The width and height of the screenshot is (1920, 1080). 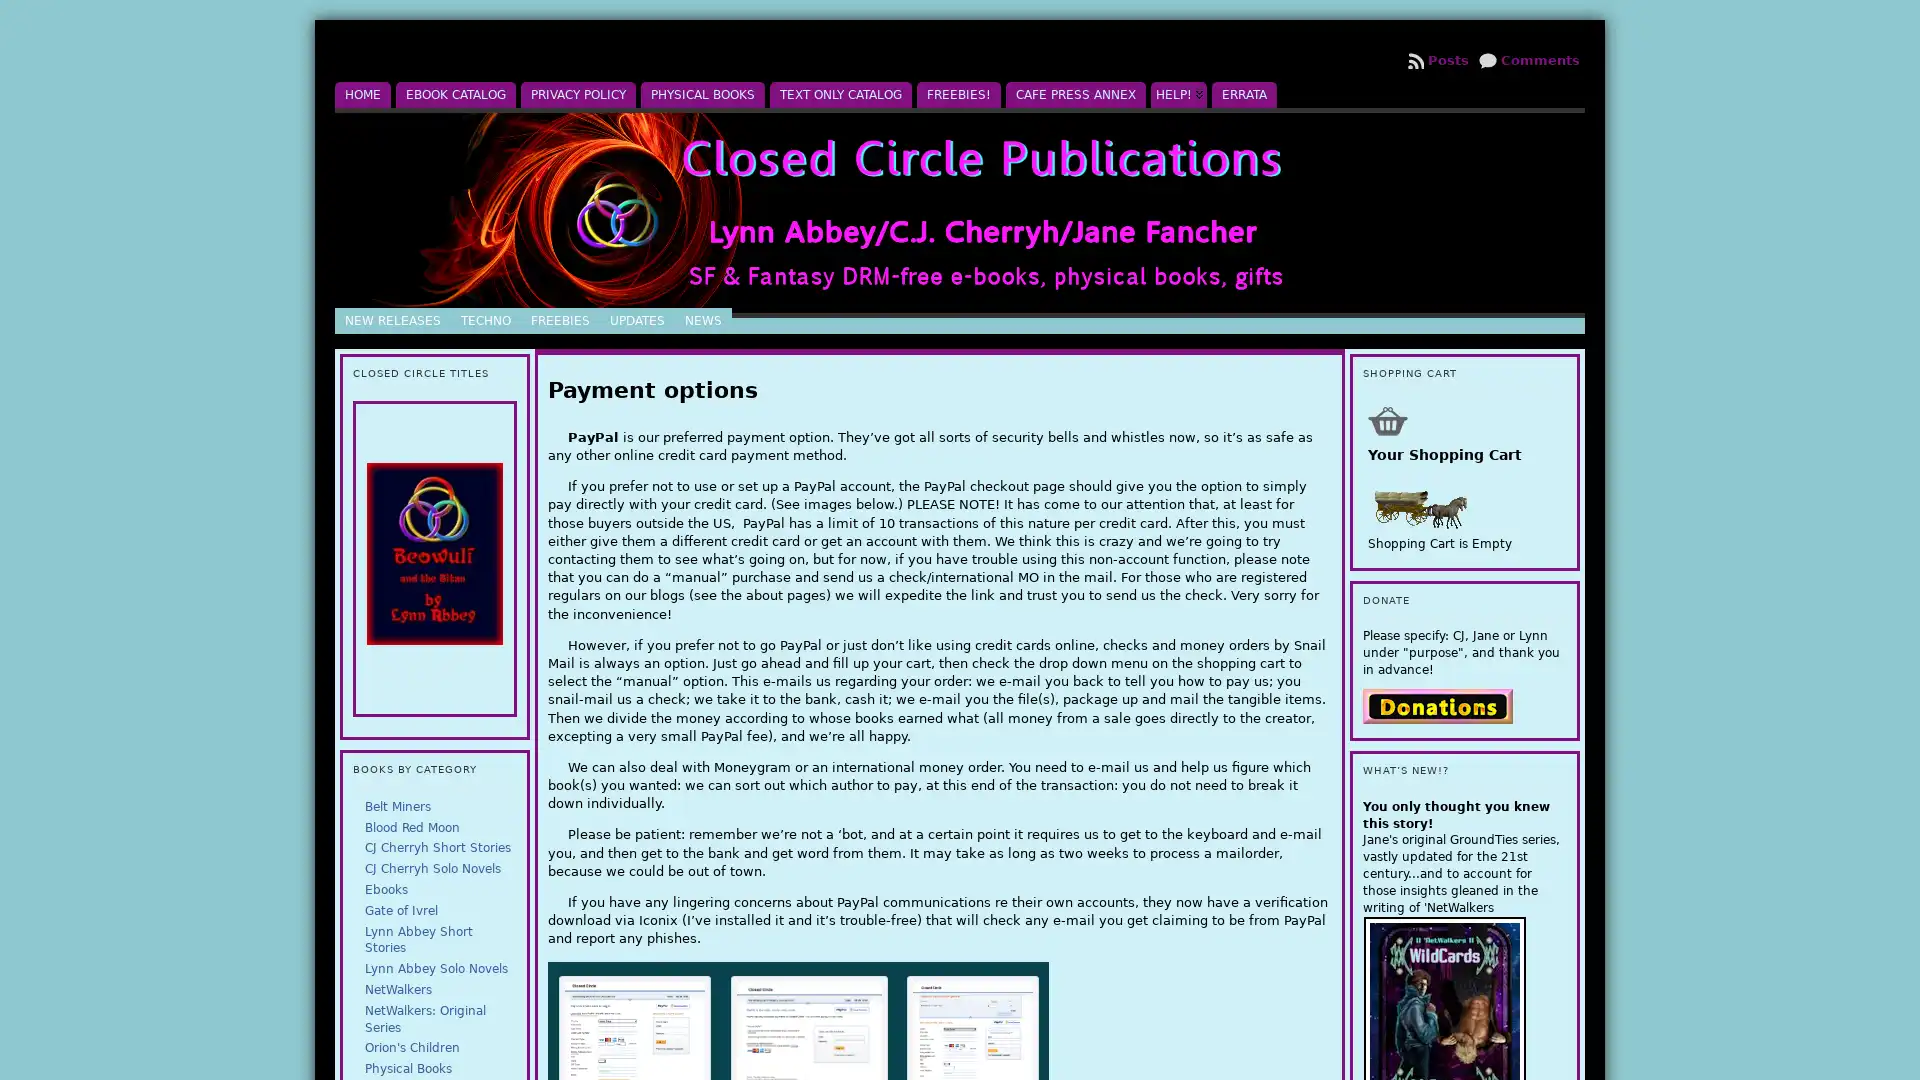 I want to click on PayPal - The safer, easier way to pay online., so click(x=1435, y=704).